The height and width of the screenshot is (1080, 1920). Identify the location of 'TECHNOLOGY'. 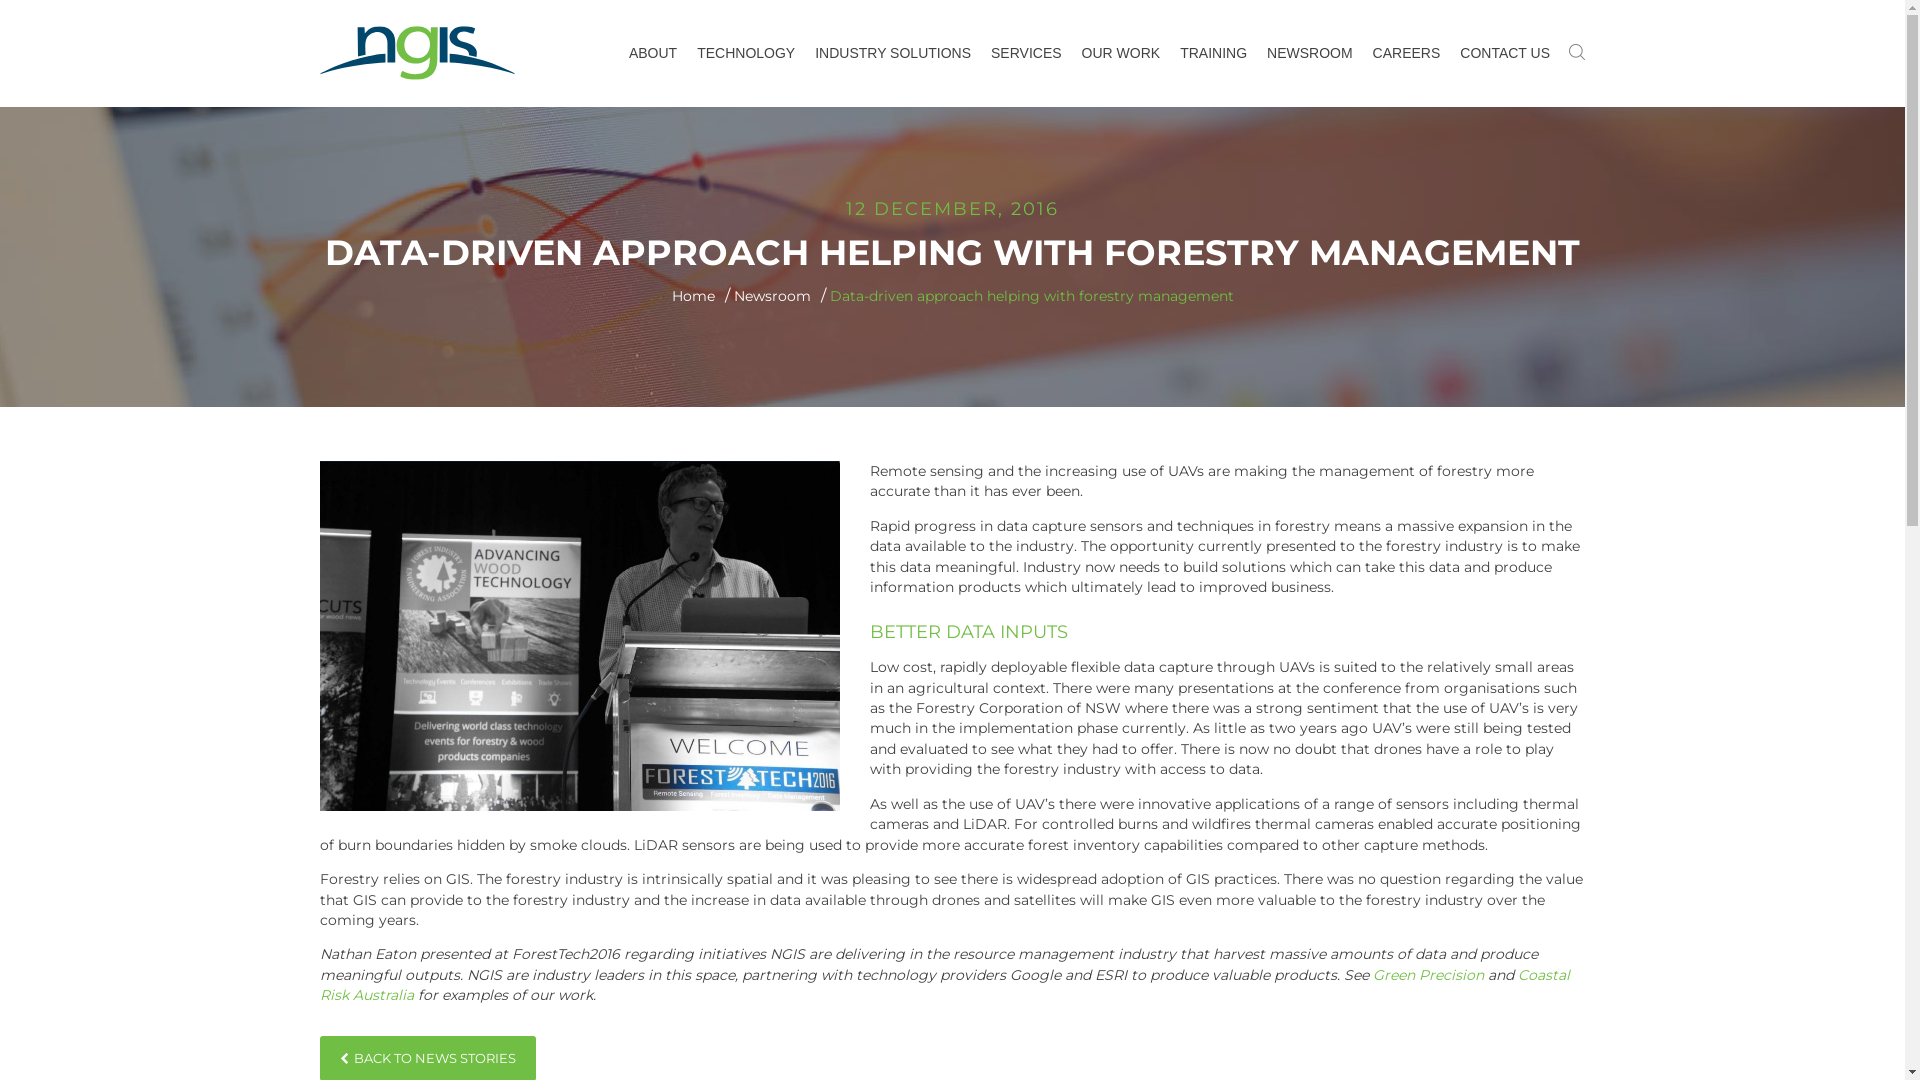
(744, 52).